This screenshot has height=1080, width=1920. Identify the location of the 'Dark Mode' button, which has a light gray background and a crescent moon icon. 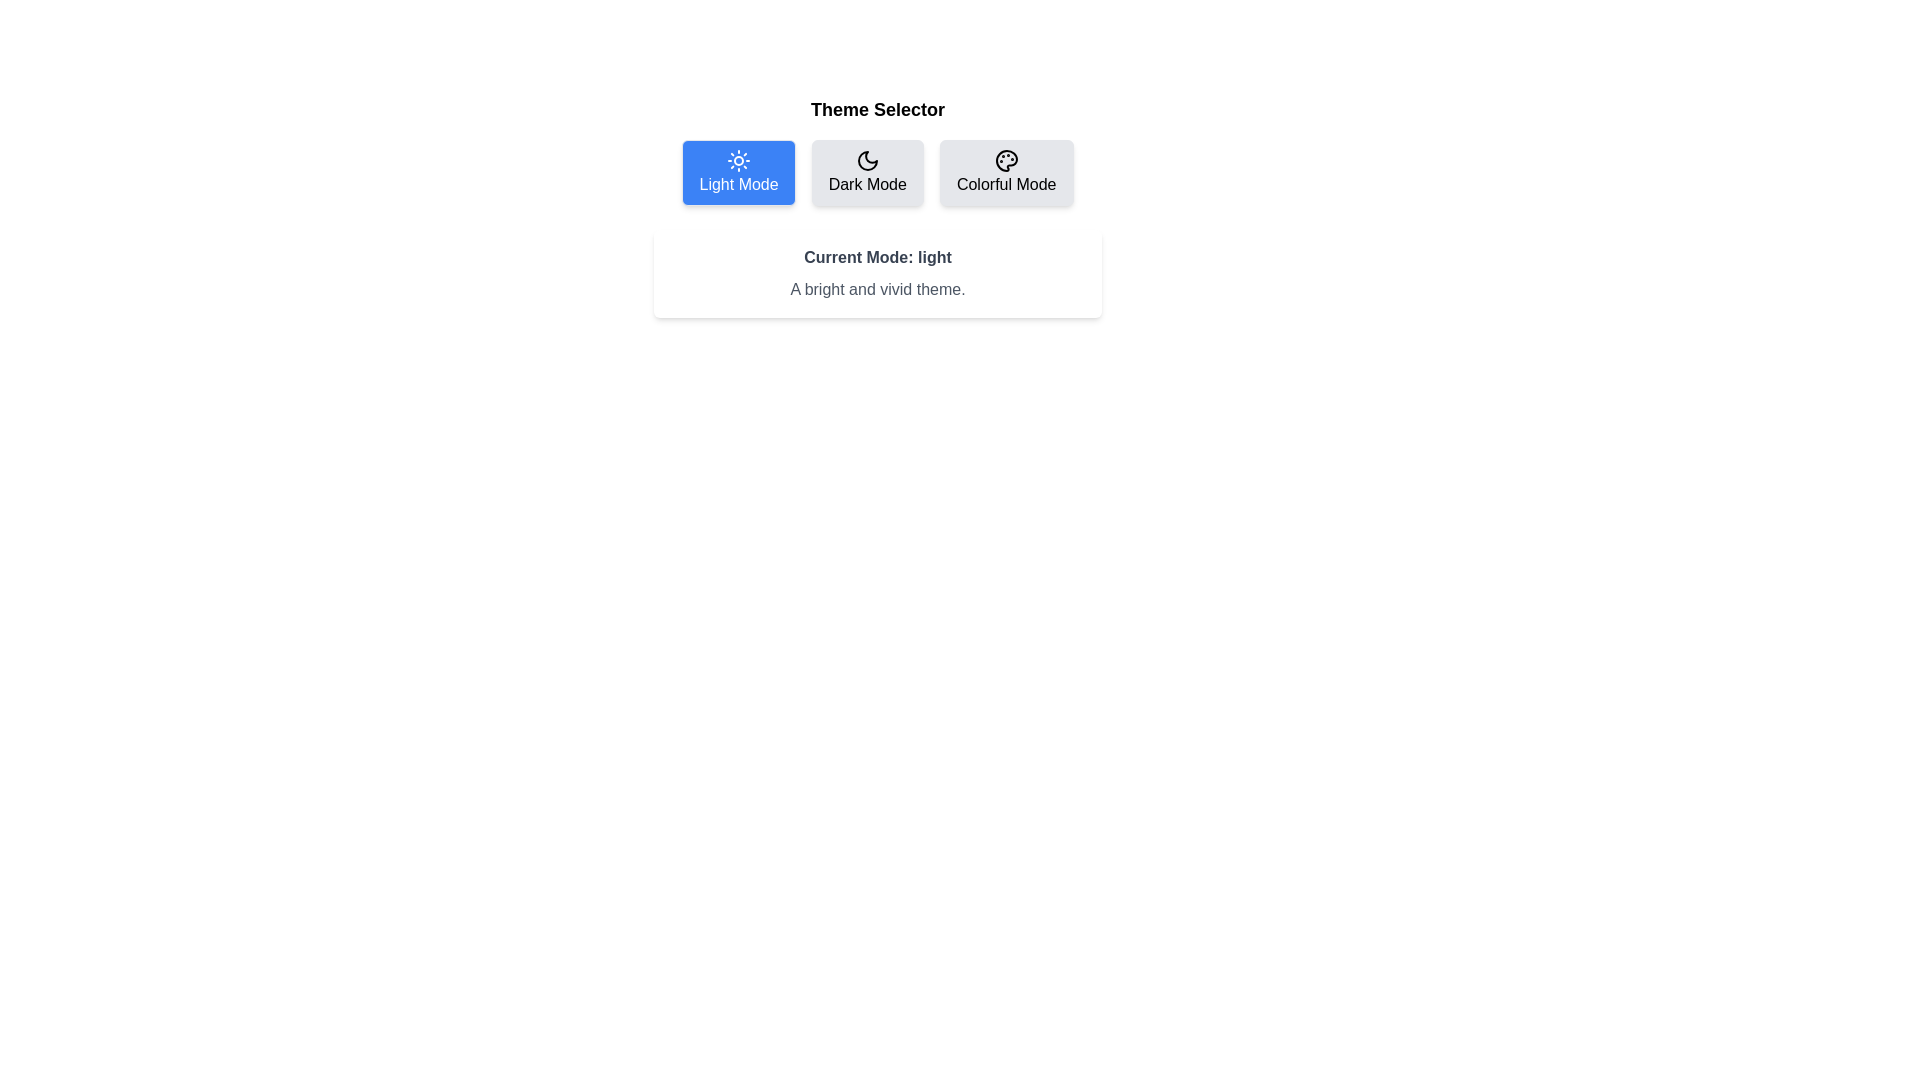
(878, 172).